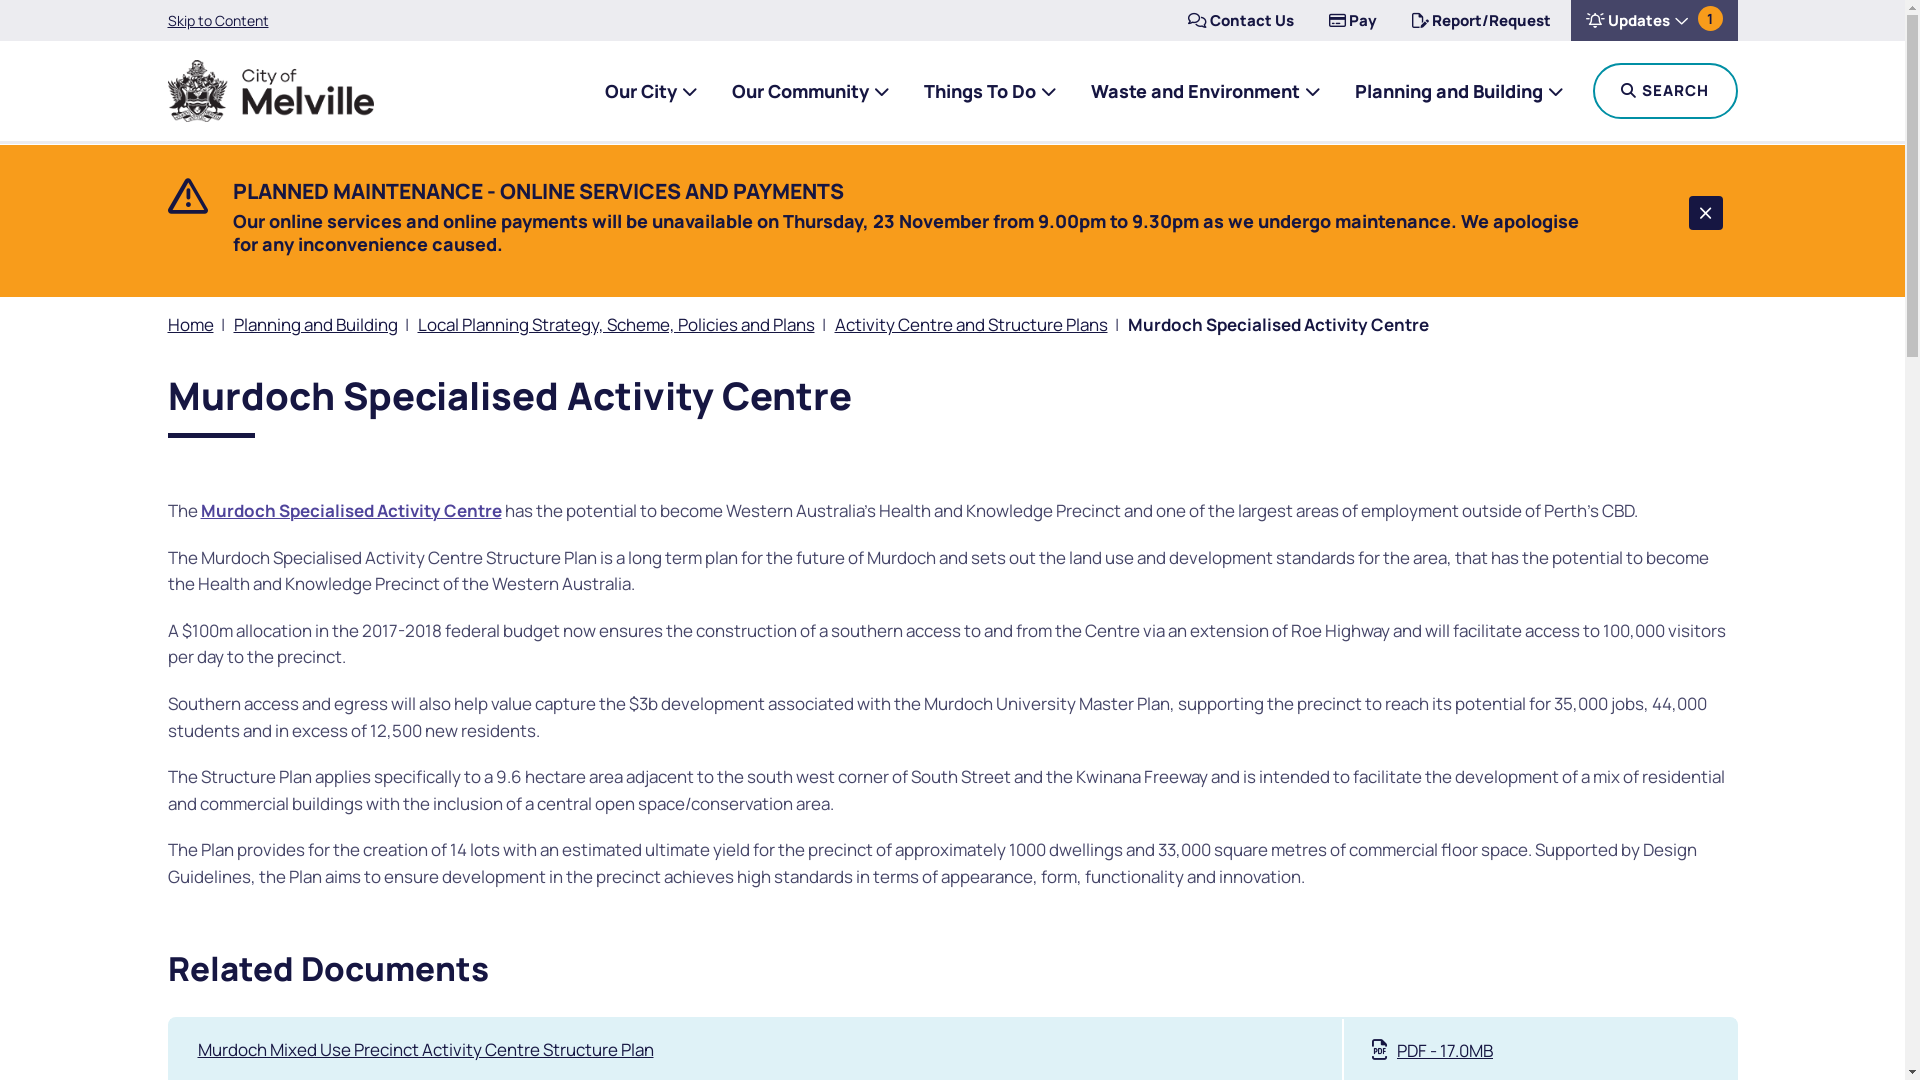  What do you see at coordinates (1203, 91) in the screenshot?
I see `'Waste and Environment'` at bounding box center [1203, 91].